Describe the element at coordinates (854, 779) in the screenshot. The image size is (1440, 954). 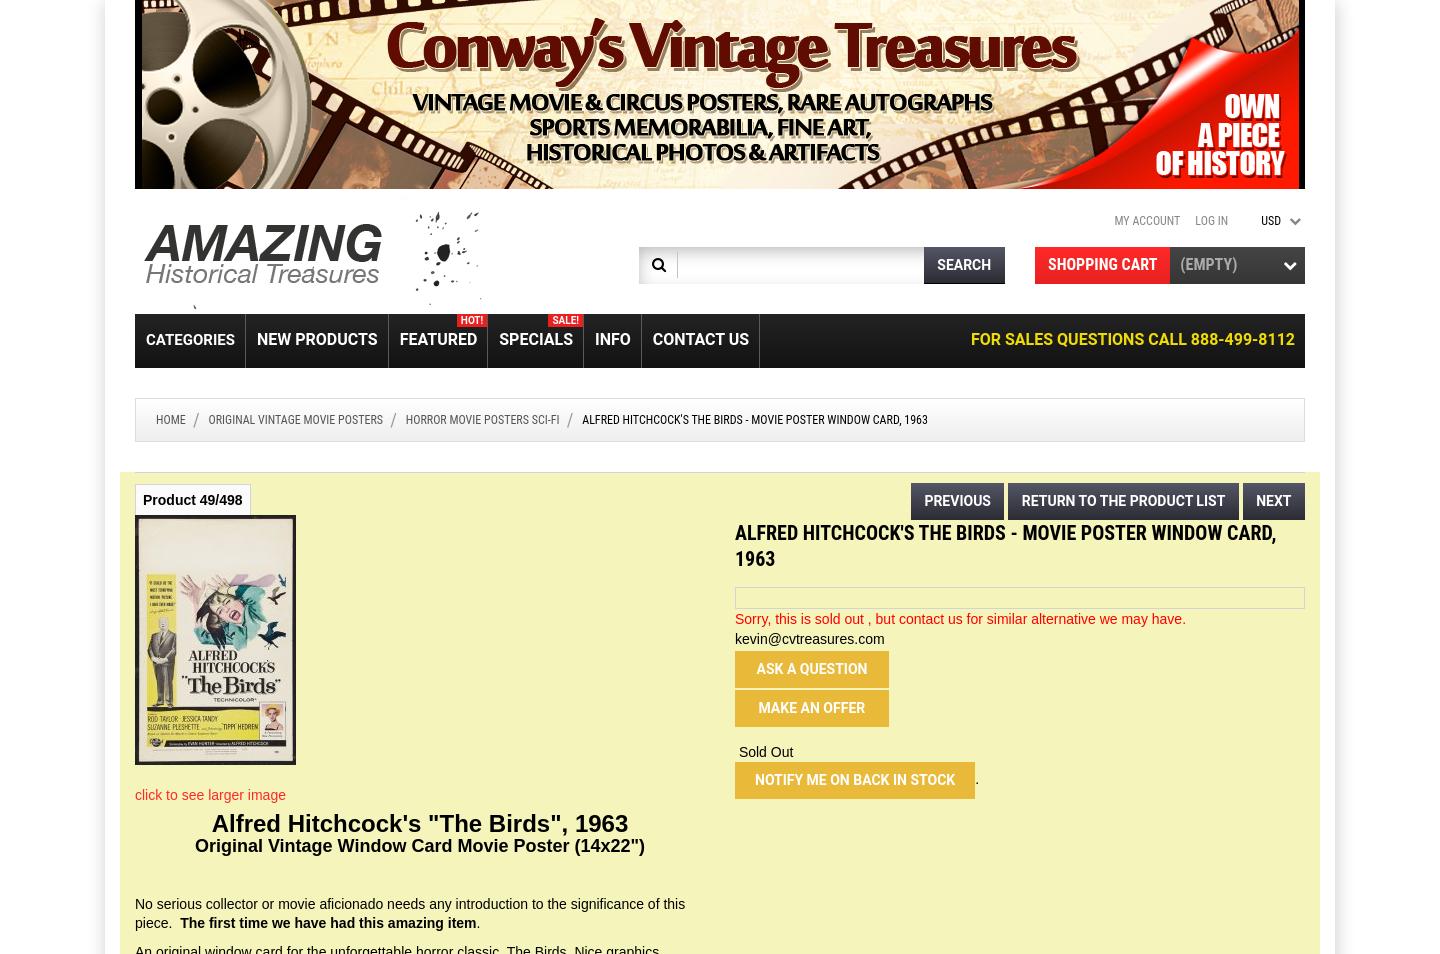
I see `'Notify Me on Back In Stock'` at that location.